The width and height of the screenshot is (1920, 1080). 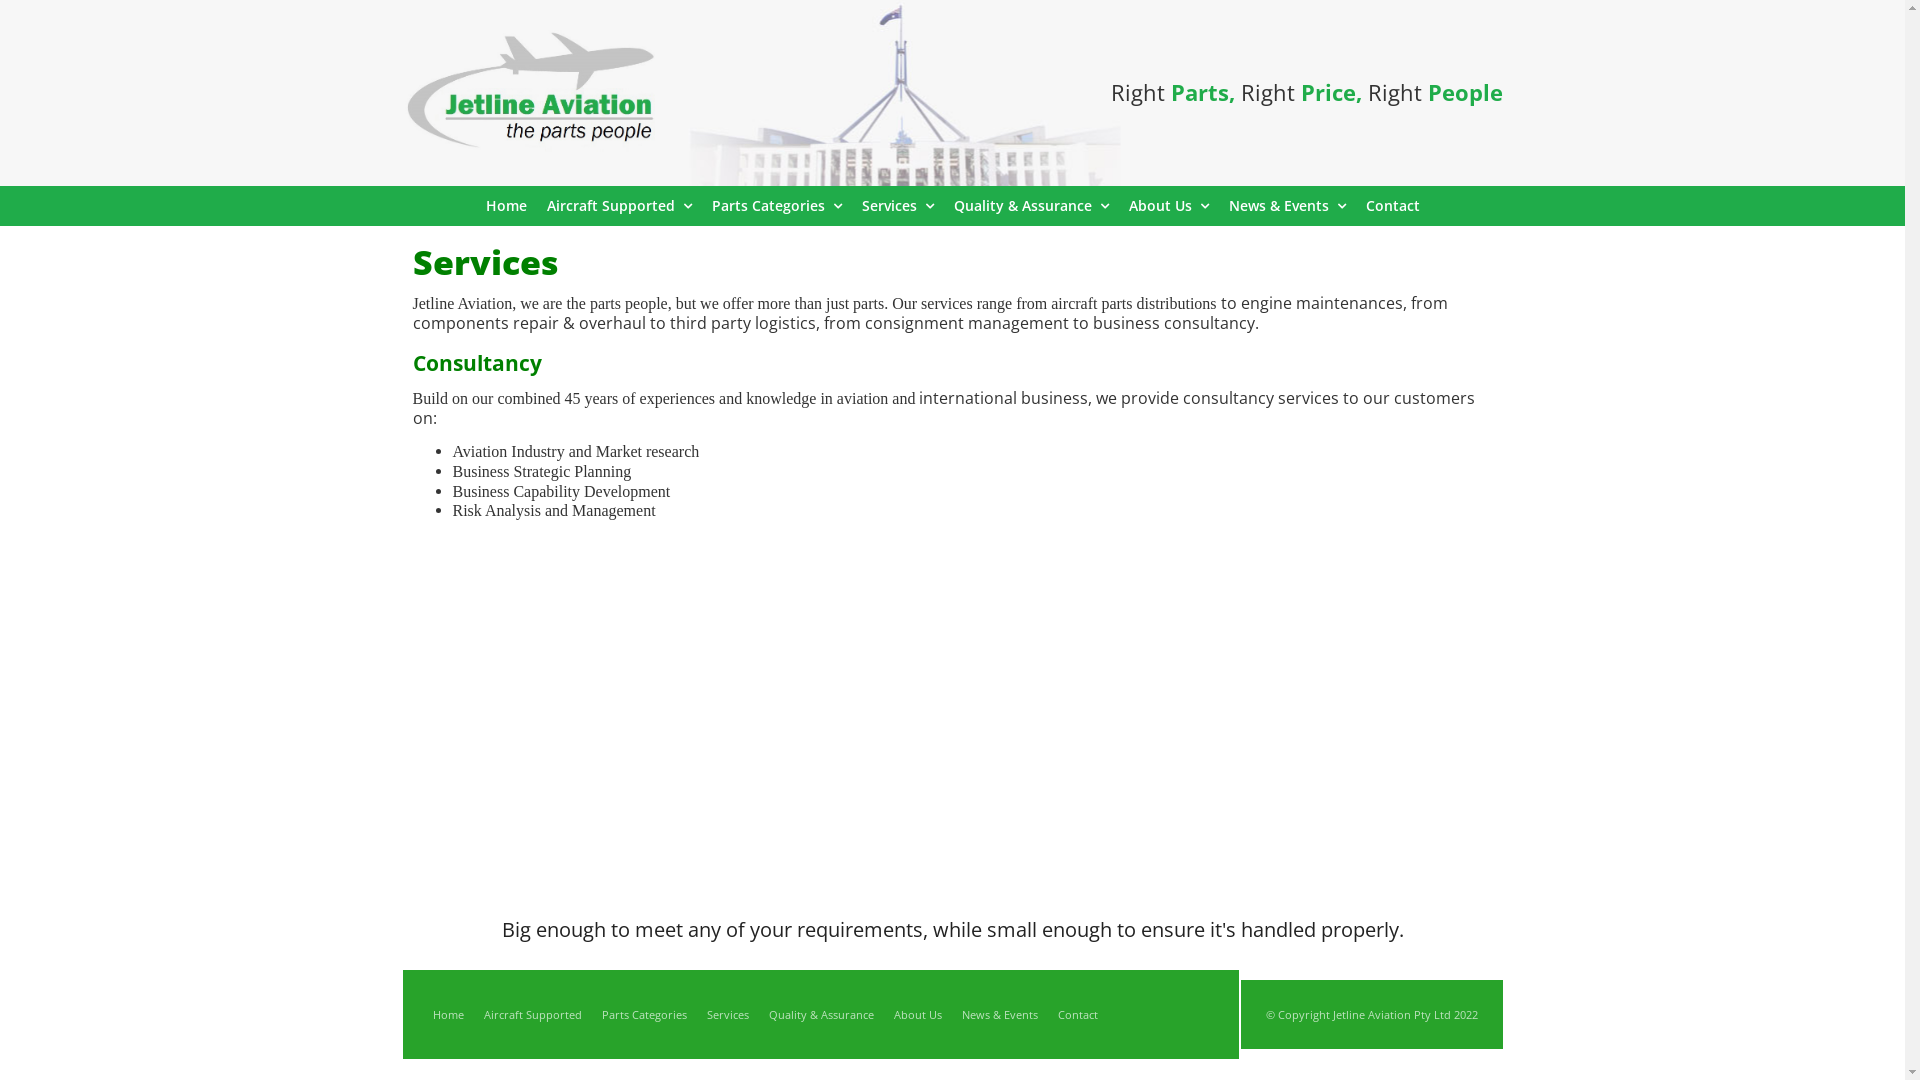 What do you see at coordinates (725, 1014) in the screenshot?
I see `'Services'` at bounding box center [725, 1014].